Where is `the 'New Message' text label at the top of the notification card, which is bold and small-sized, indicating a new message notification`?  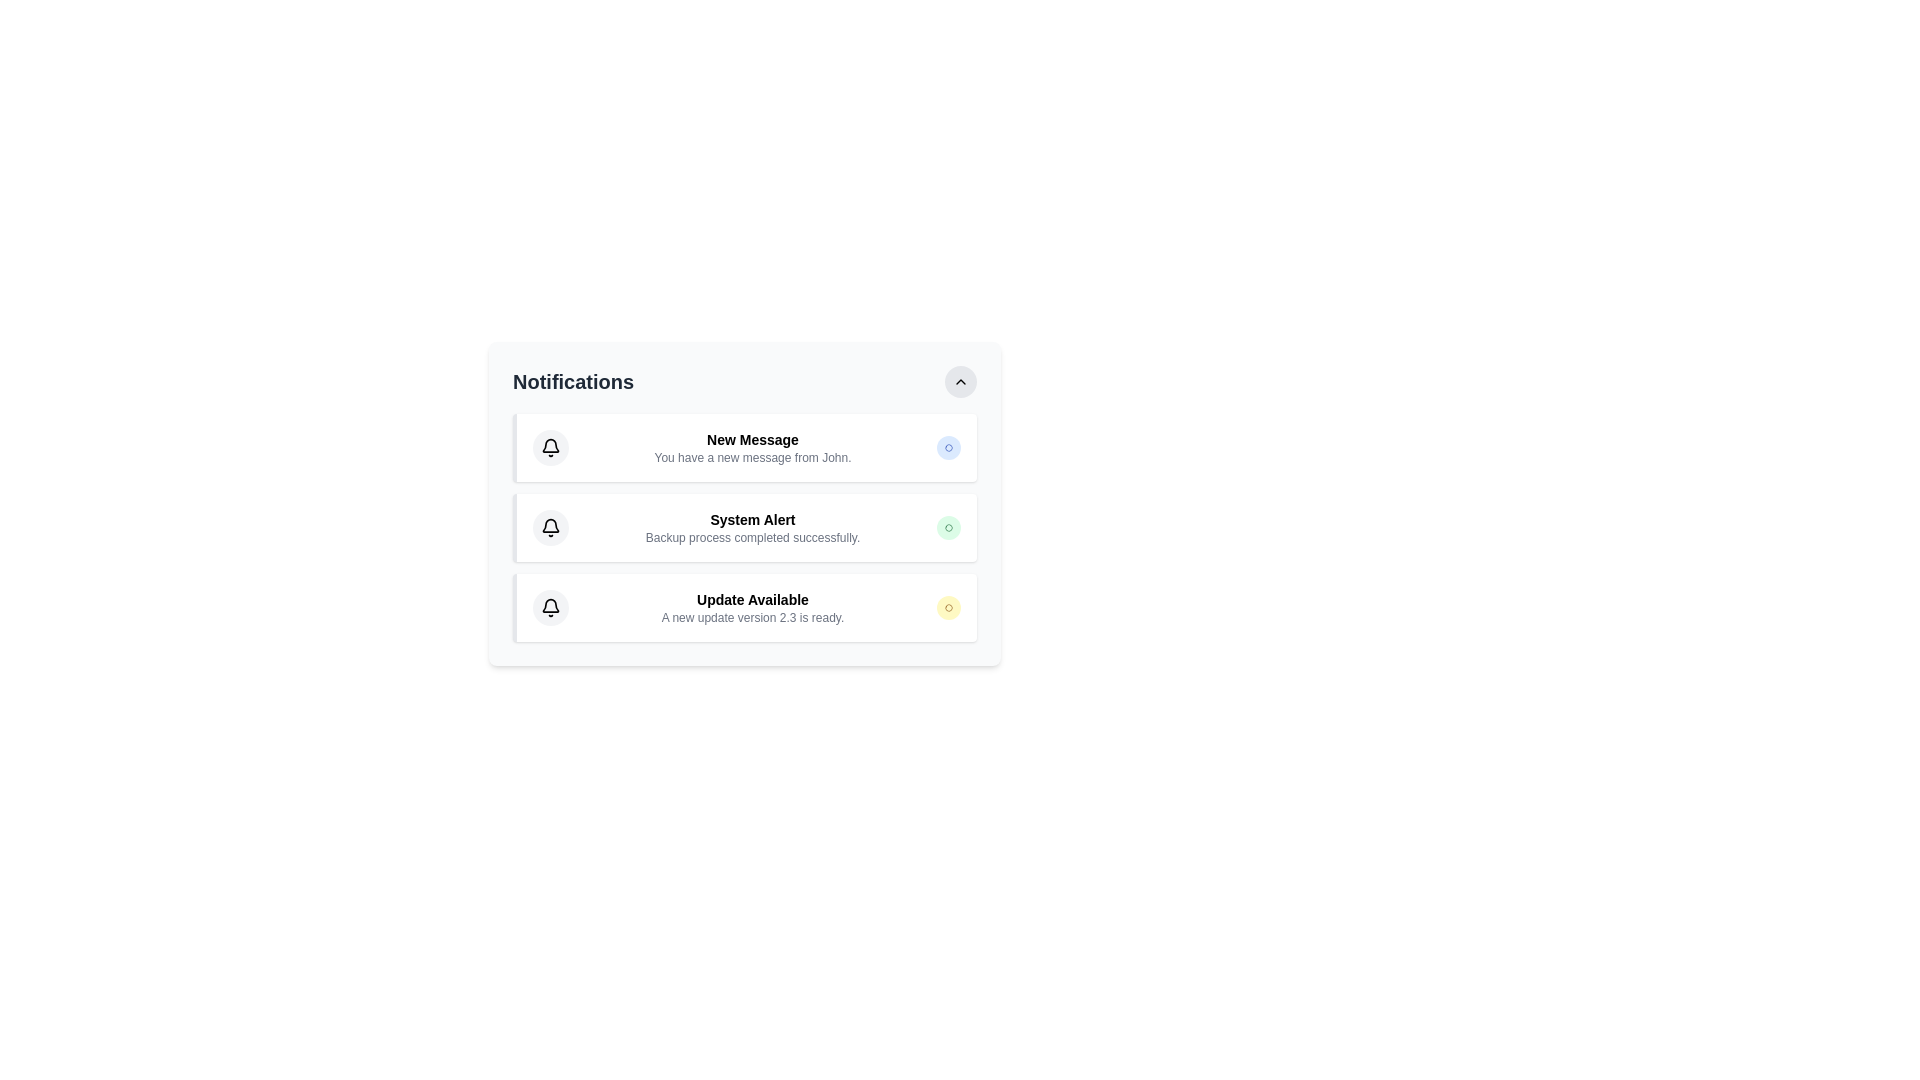
the 'New Message' text label at the top of the notification card, which is bold and small-sized, indicating a new message notification is located at coordinates (752, 438).